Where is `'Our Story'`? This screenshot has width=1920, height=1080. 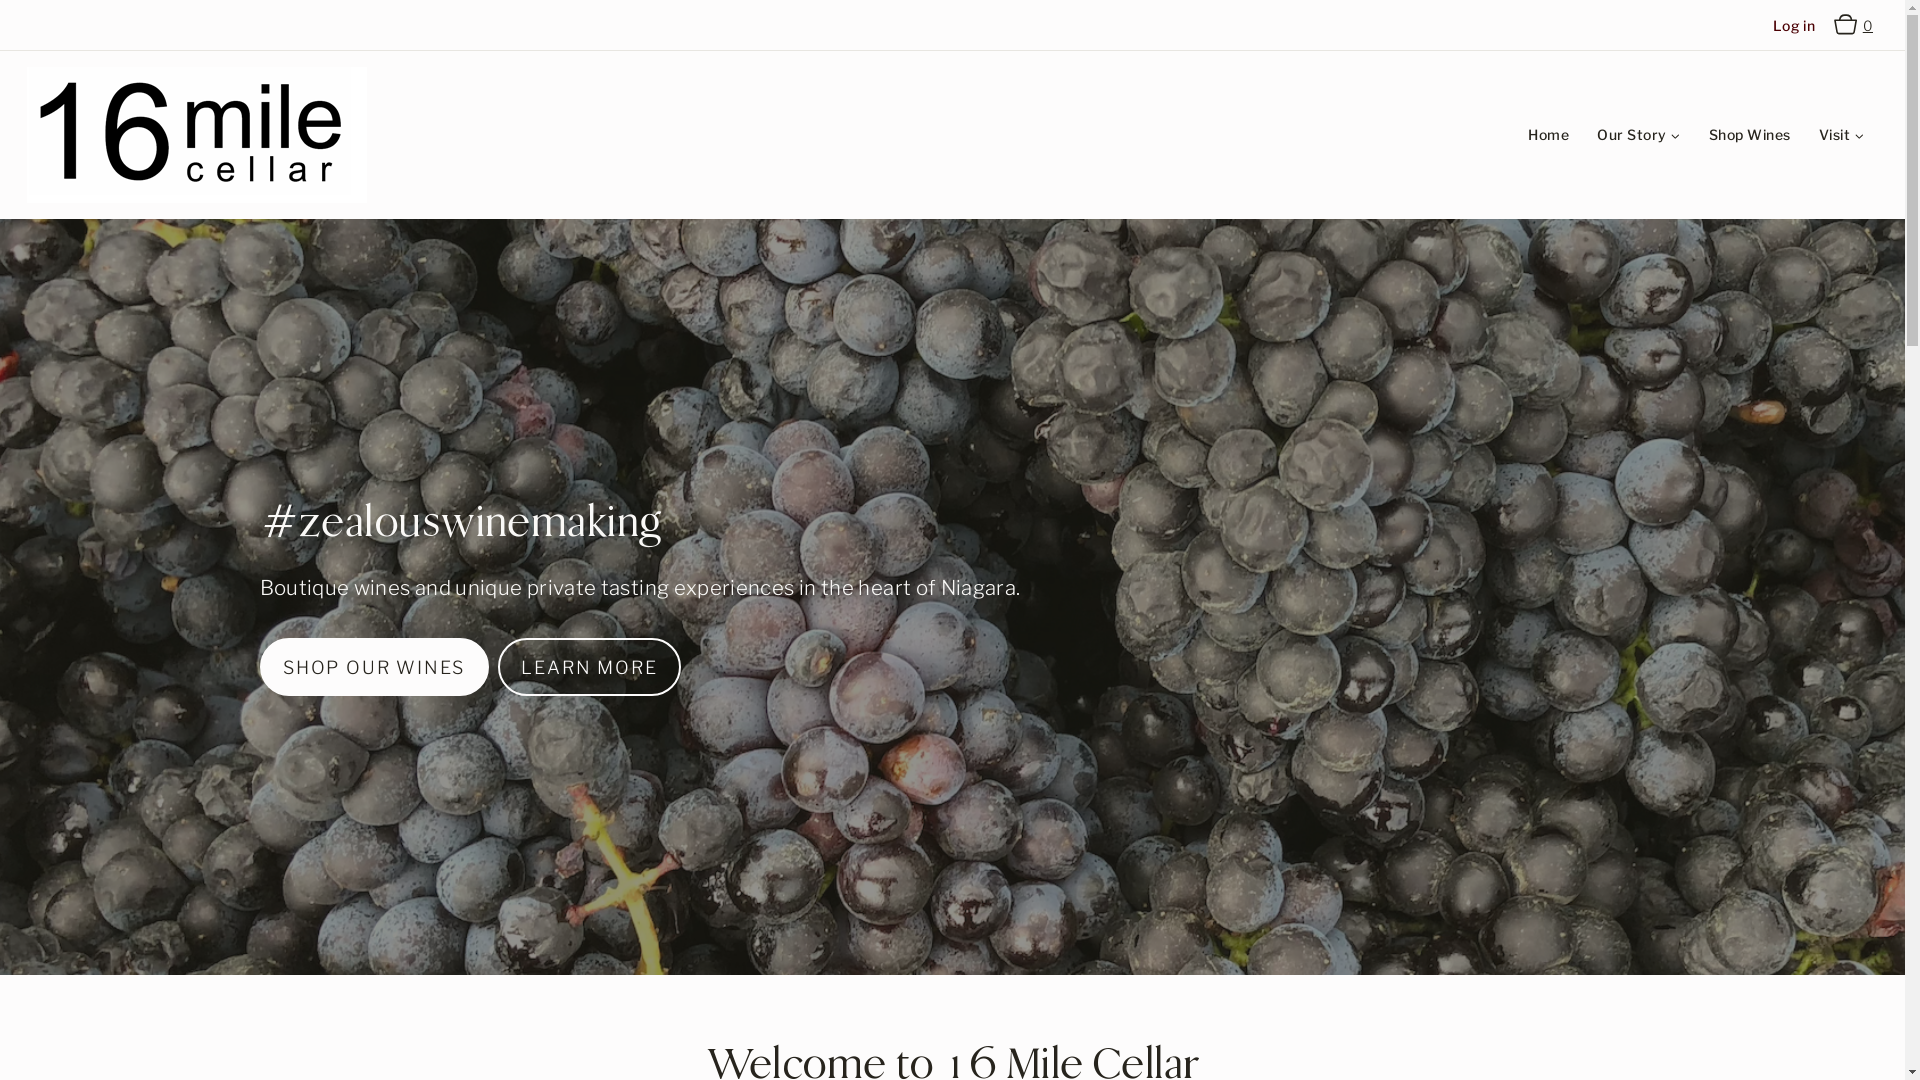
'Our Story' is located at coordinates (1638, 135).